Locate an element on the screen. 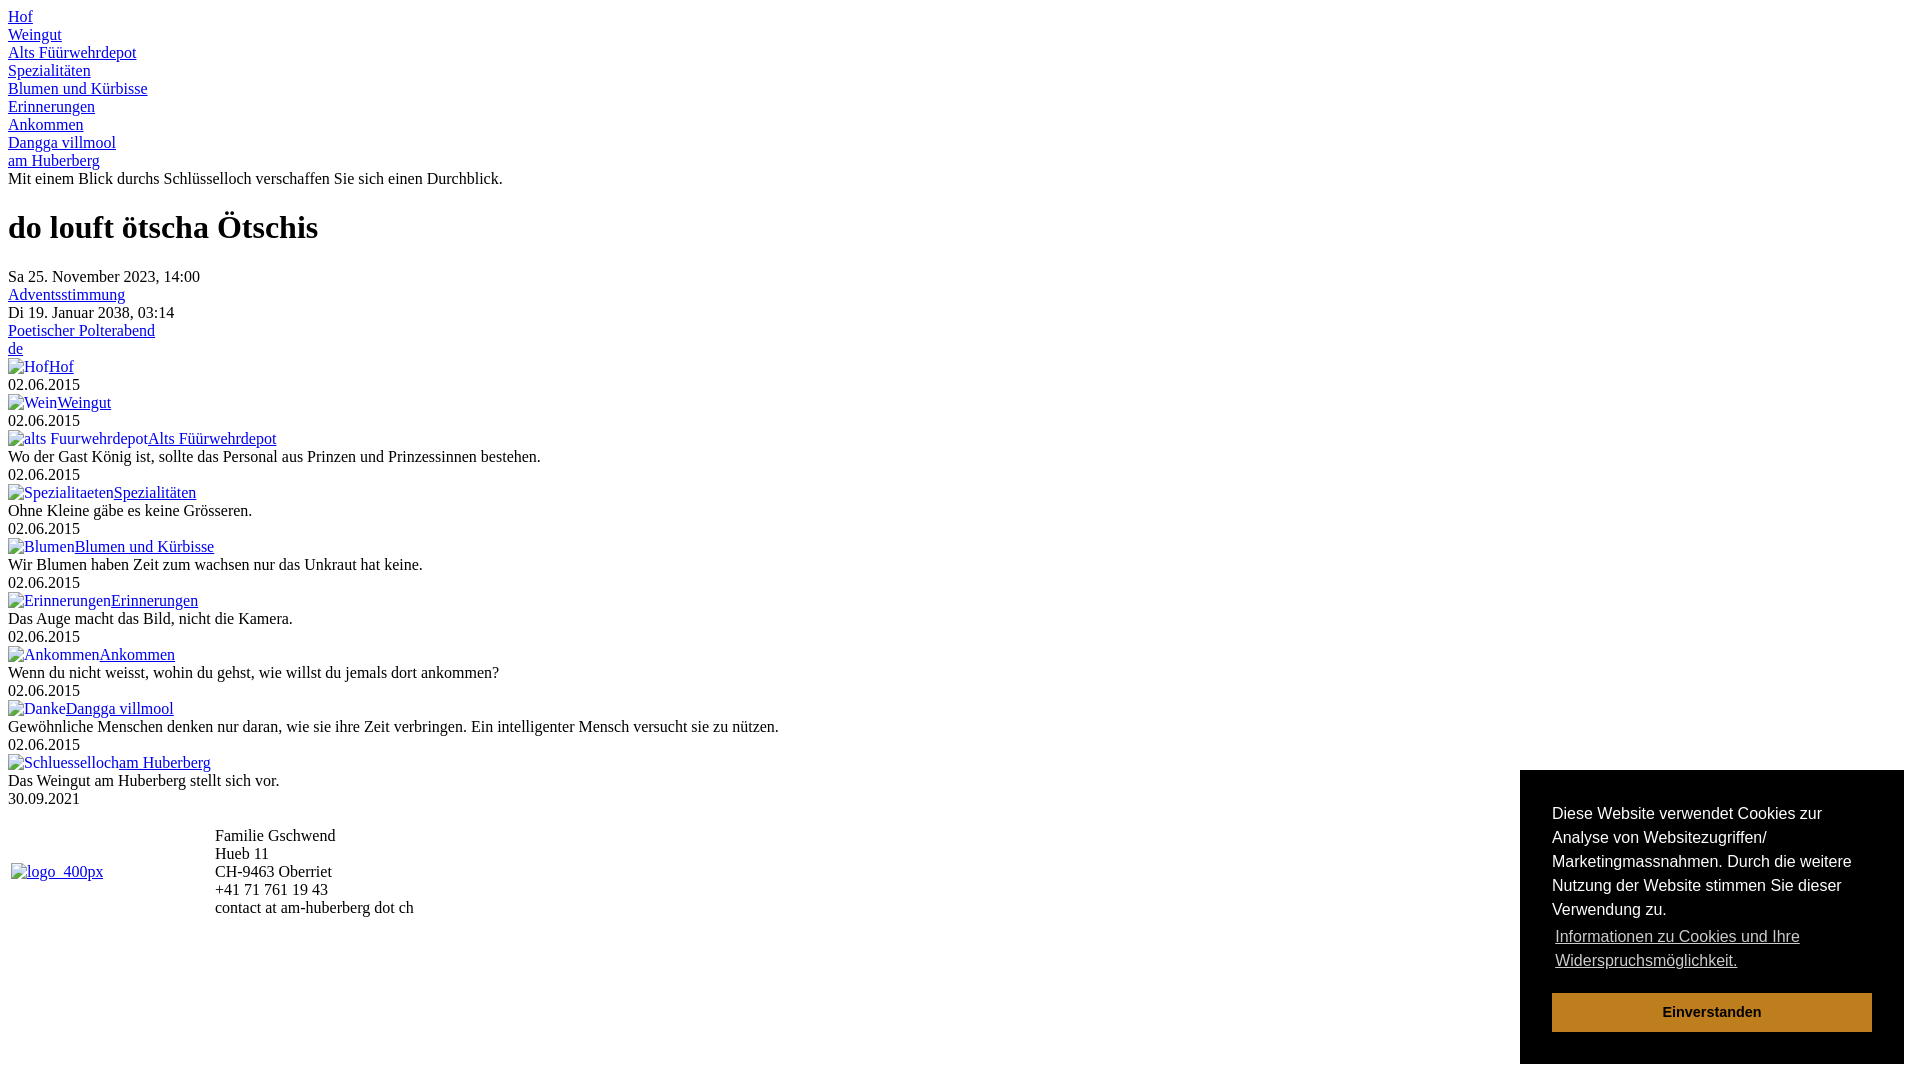 This screenshot has width=1920, height=1080. 'Danke' is located at coordinates (37, 708).